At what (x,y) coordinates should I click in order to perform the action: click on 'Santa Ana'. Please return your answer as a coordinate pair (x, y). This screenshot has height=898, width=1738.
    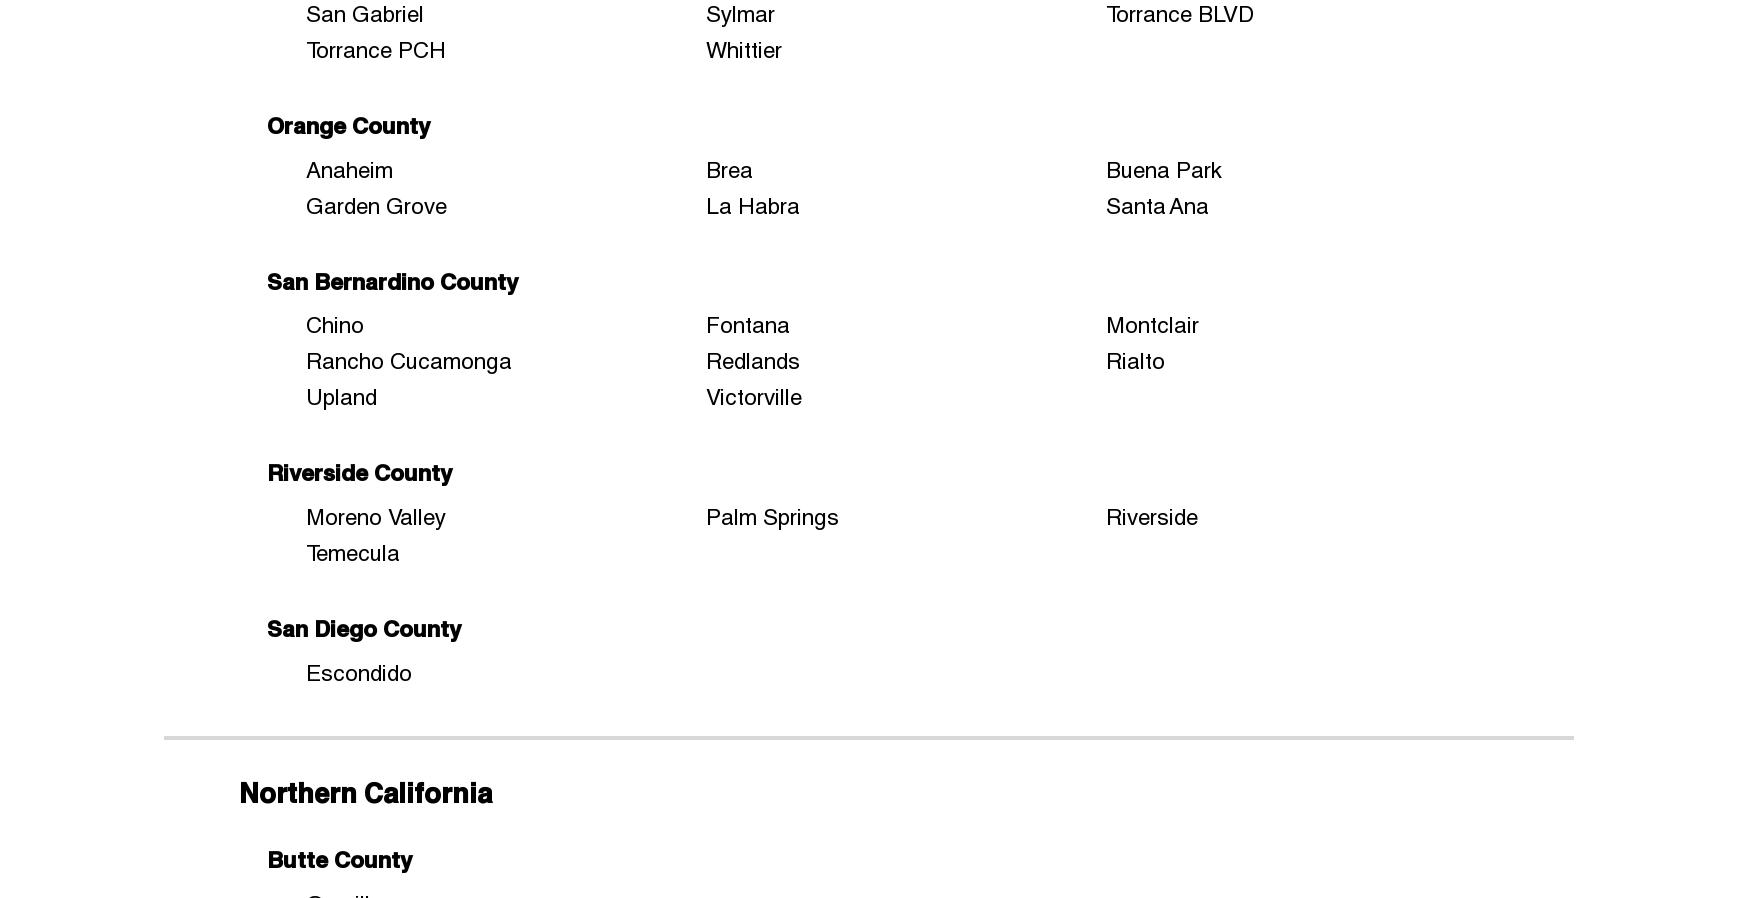
    Looking at the image, I should click on (1156, 203).